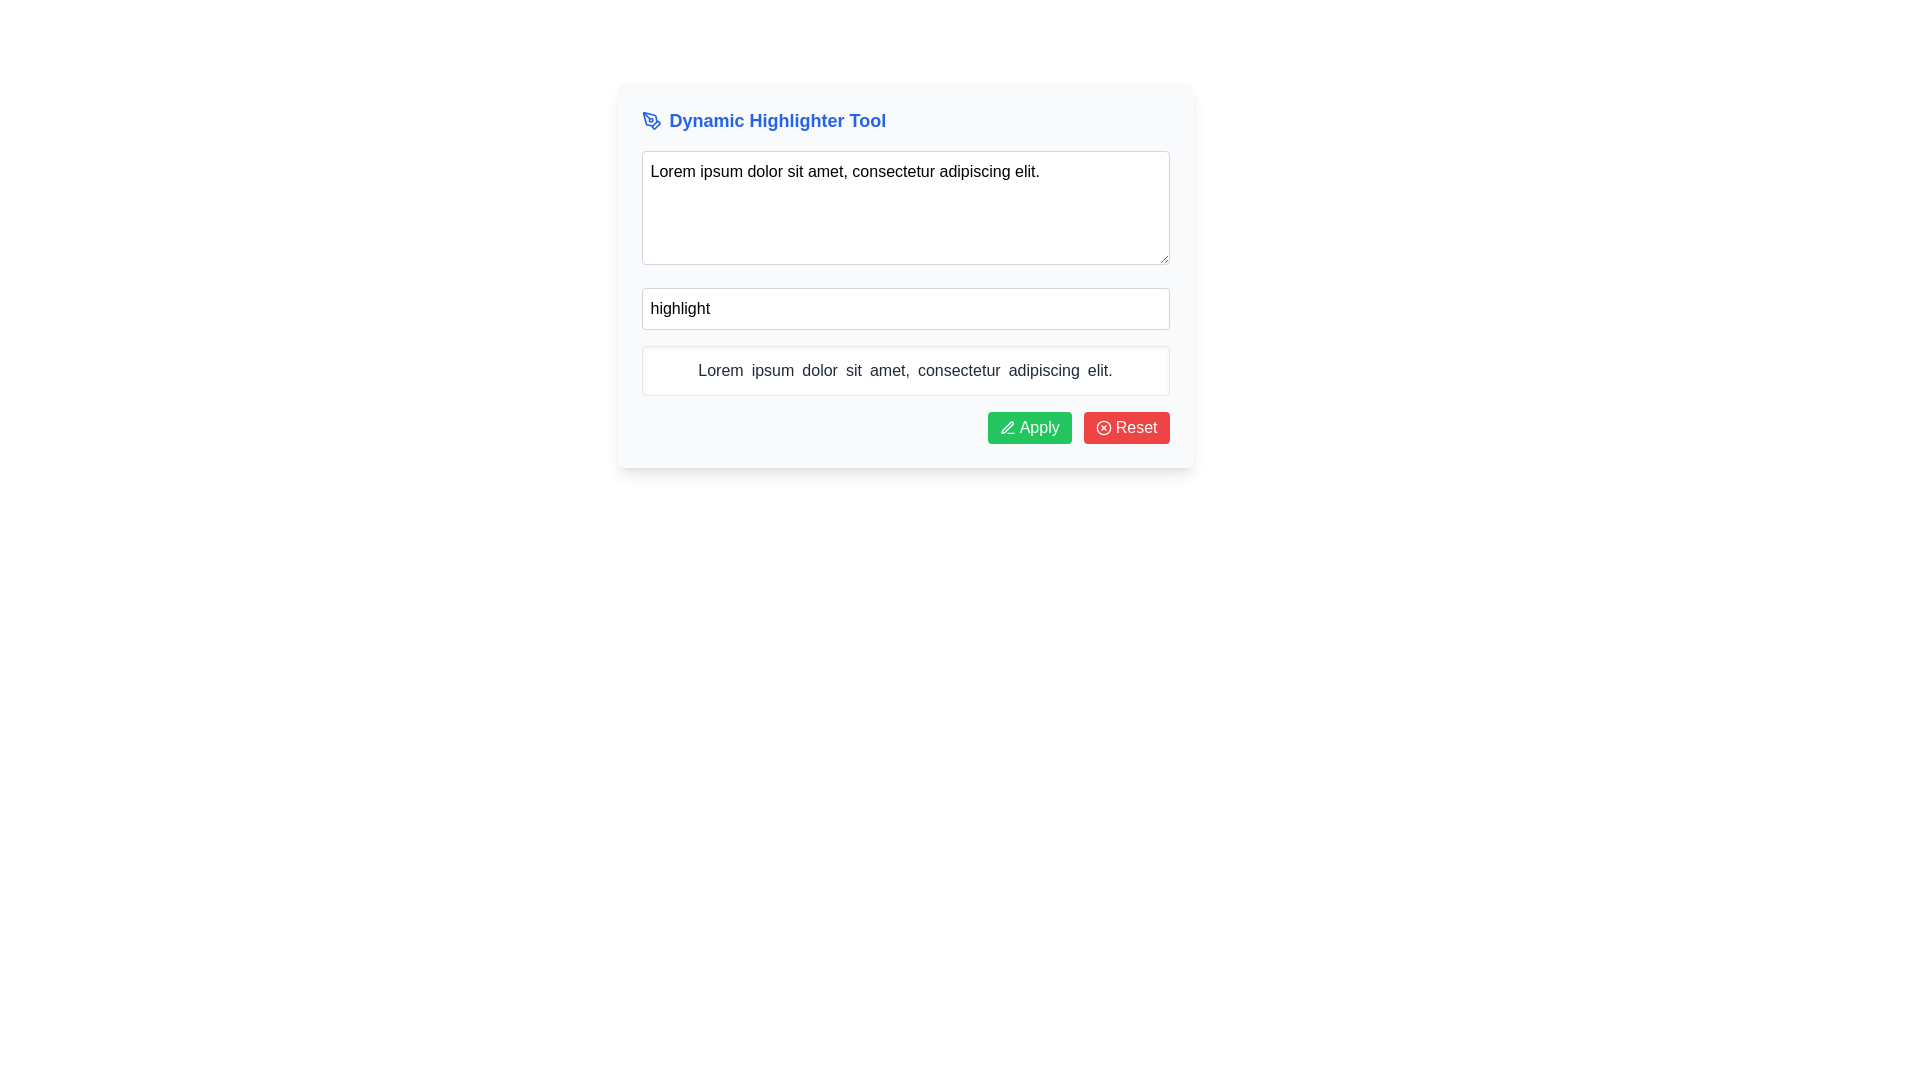  Describe the element at coordinates (1102, 427) in the screenshot. I see `the reset button which contains the icon representing a reset or cancel action, located towards the left inside the button's boundary` at that location.